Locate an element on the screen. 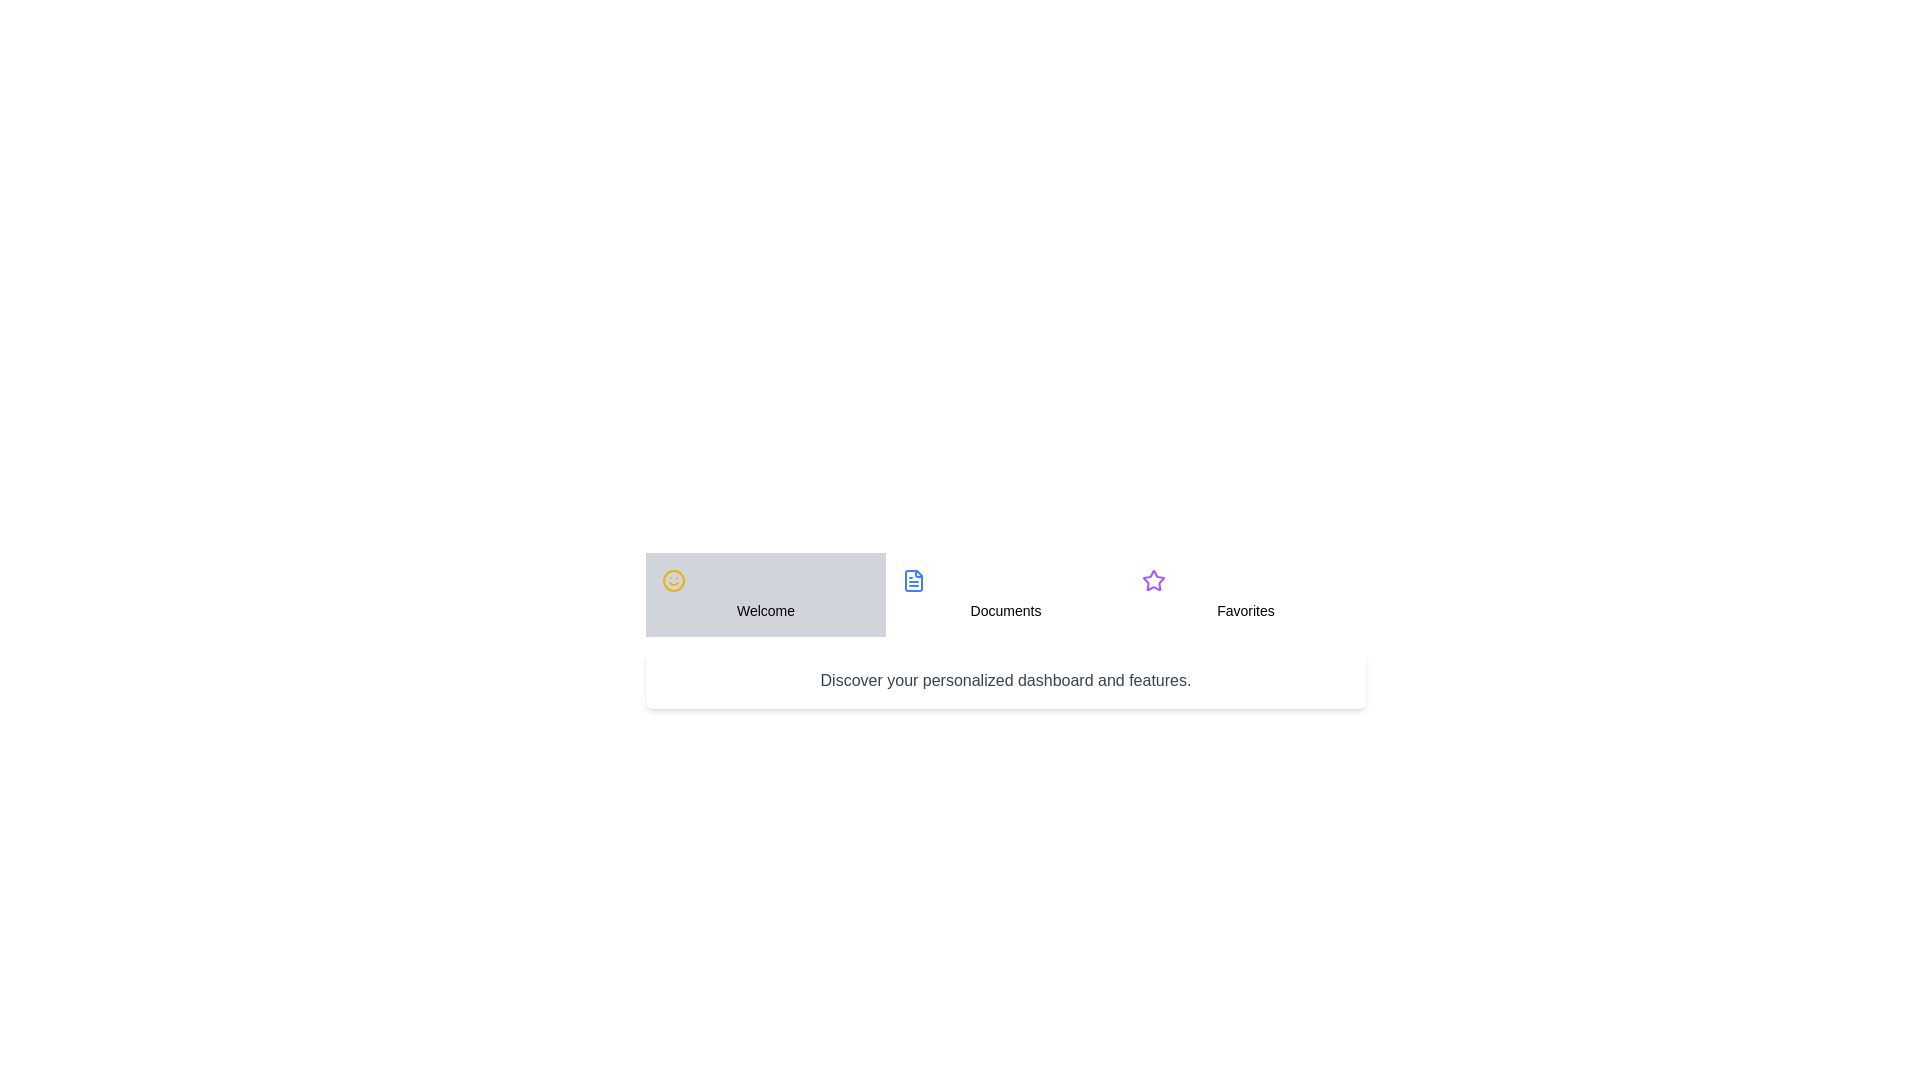 The image size is (1920, 1080). the tab titled Welcome by clicking on it is located at coordinates (765, 593).